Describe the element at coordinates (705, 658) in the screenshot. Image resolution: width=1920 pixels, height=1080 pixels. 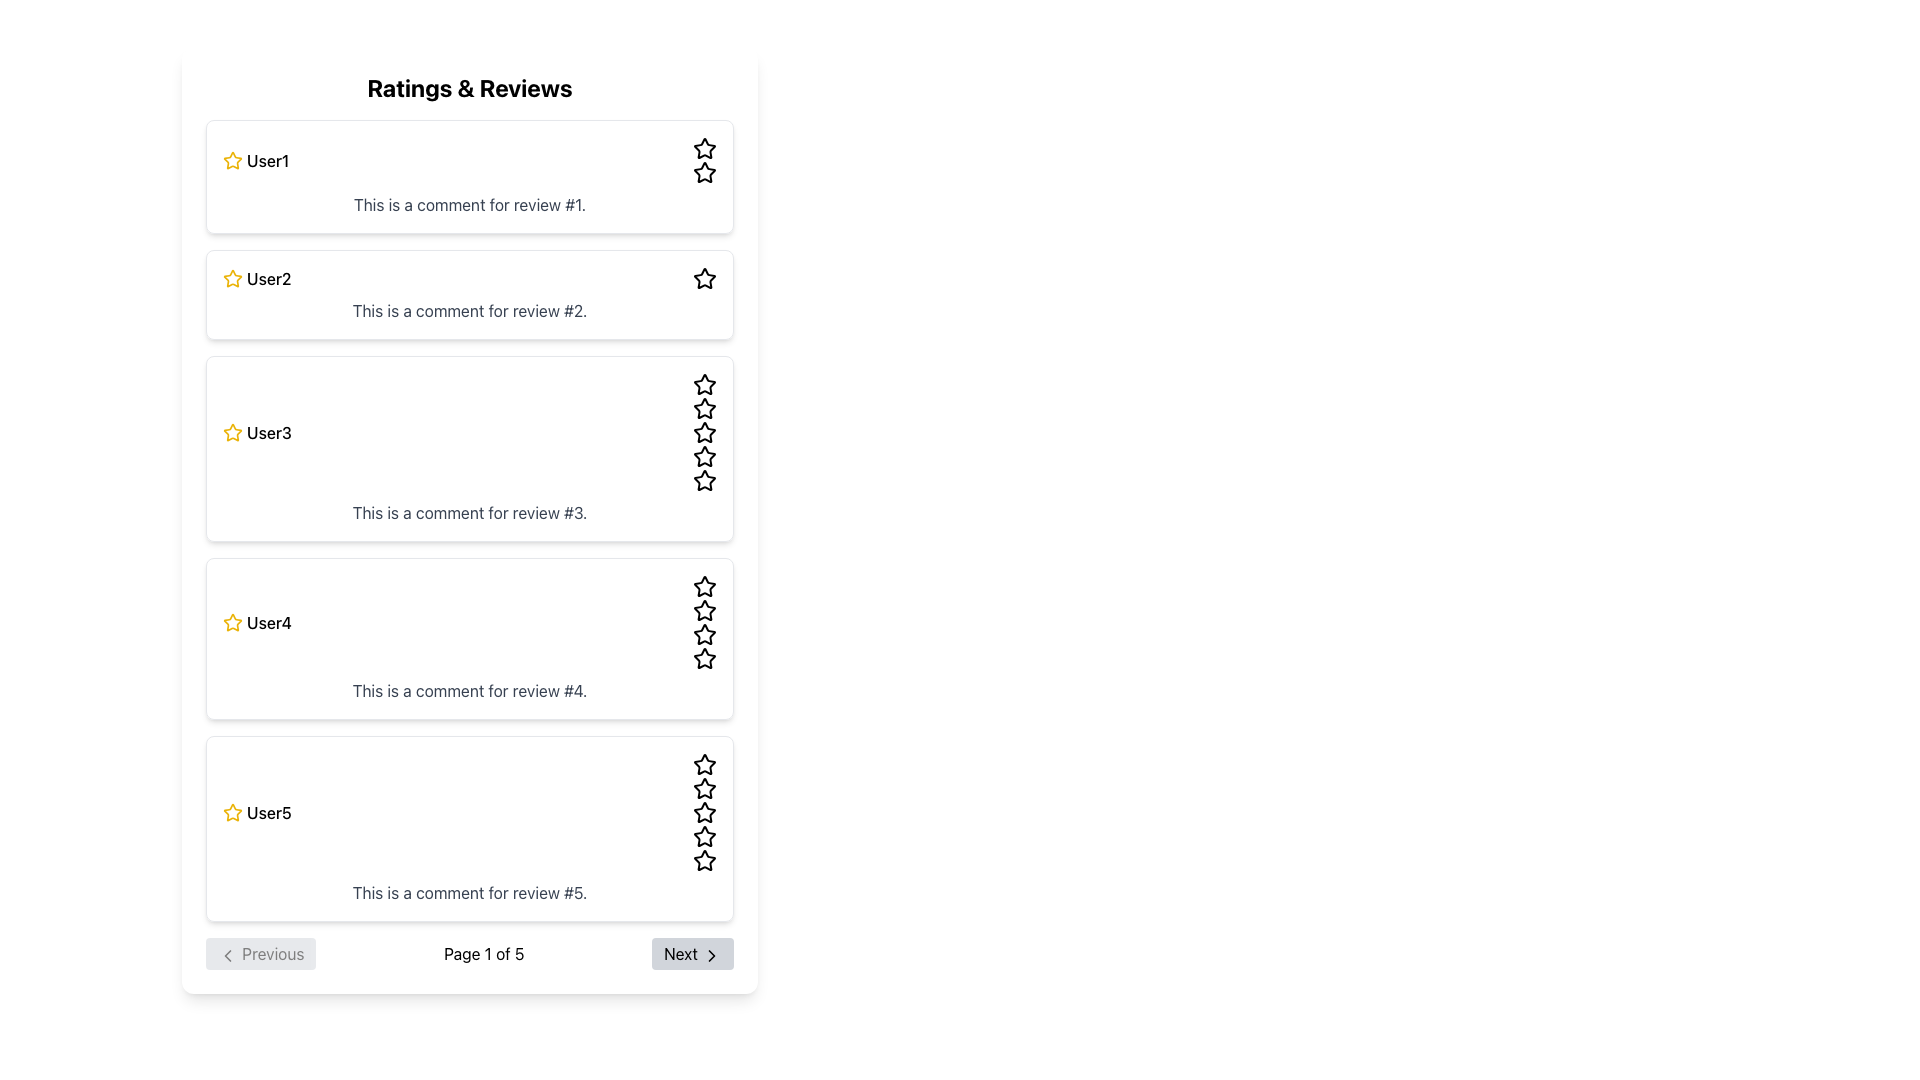
I see `the fourth star in the five-star rating system associated with the 'User4' review` at that location.